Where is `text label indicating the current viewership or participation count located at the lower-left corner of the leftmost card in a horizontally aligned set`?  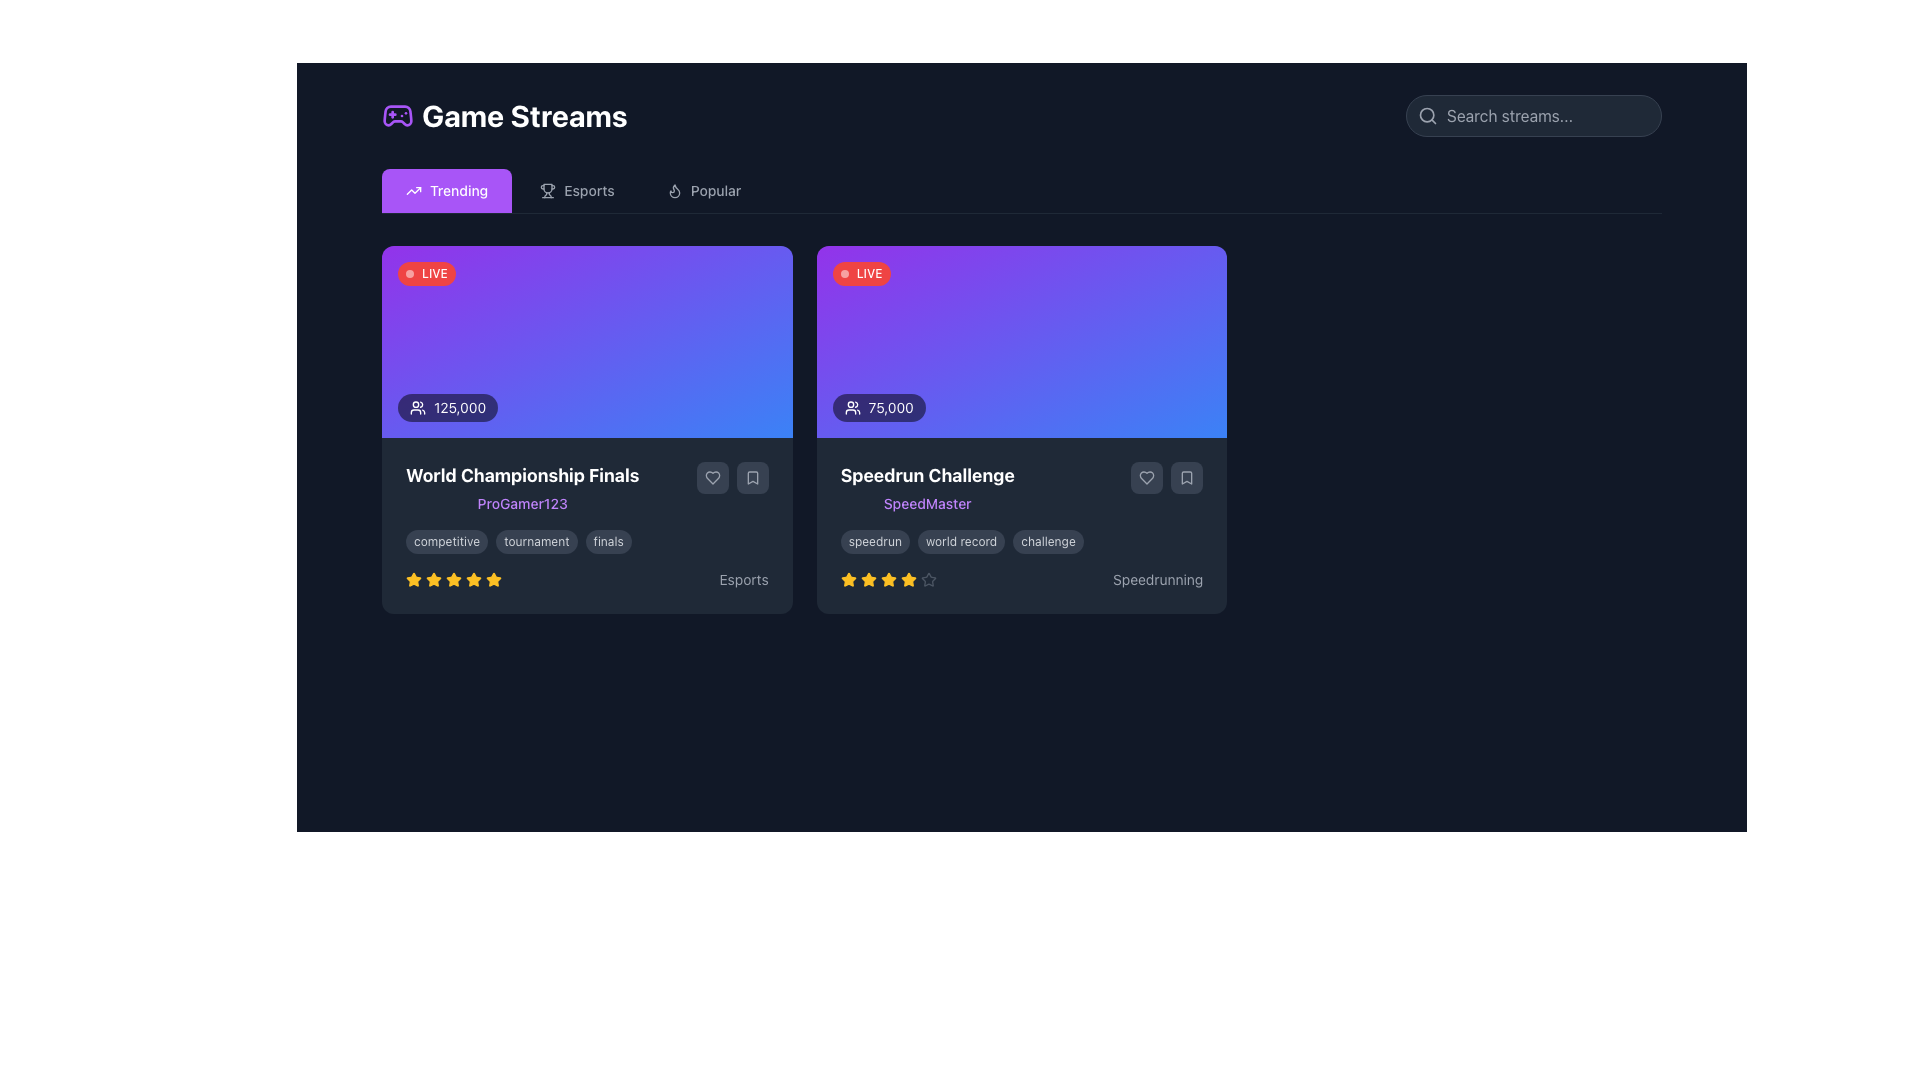
text label indicating the current viewership or participation count located at the lower-left corner of the leftmost card in a horizontally aligned set is located at coordinates (459, 407).